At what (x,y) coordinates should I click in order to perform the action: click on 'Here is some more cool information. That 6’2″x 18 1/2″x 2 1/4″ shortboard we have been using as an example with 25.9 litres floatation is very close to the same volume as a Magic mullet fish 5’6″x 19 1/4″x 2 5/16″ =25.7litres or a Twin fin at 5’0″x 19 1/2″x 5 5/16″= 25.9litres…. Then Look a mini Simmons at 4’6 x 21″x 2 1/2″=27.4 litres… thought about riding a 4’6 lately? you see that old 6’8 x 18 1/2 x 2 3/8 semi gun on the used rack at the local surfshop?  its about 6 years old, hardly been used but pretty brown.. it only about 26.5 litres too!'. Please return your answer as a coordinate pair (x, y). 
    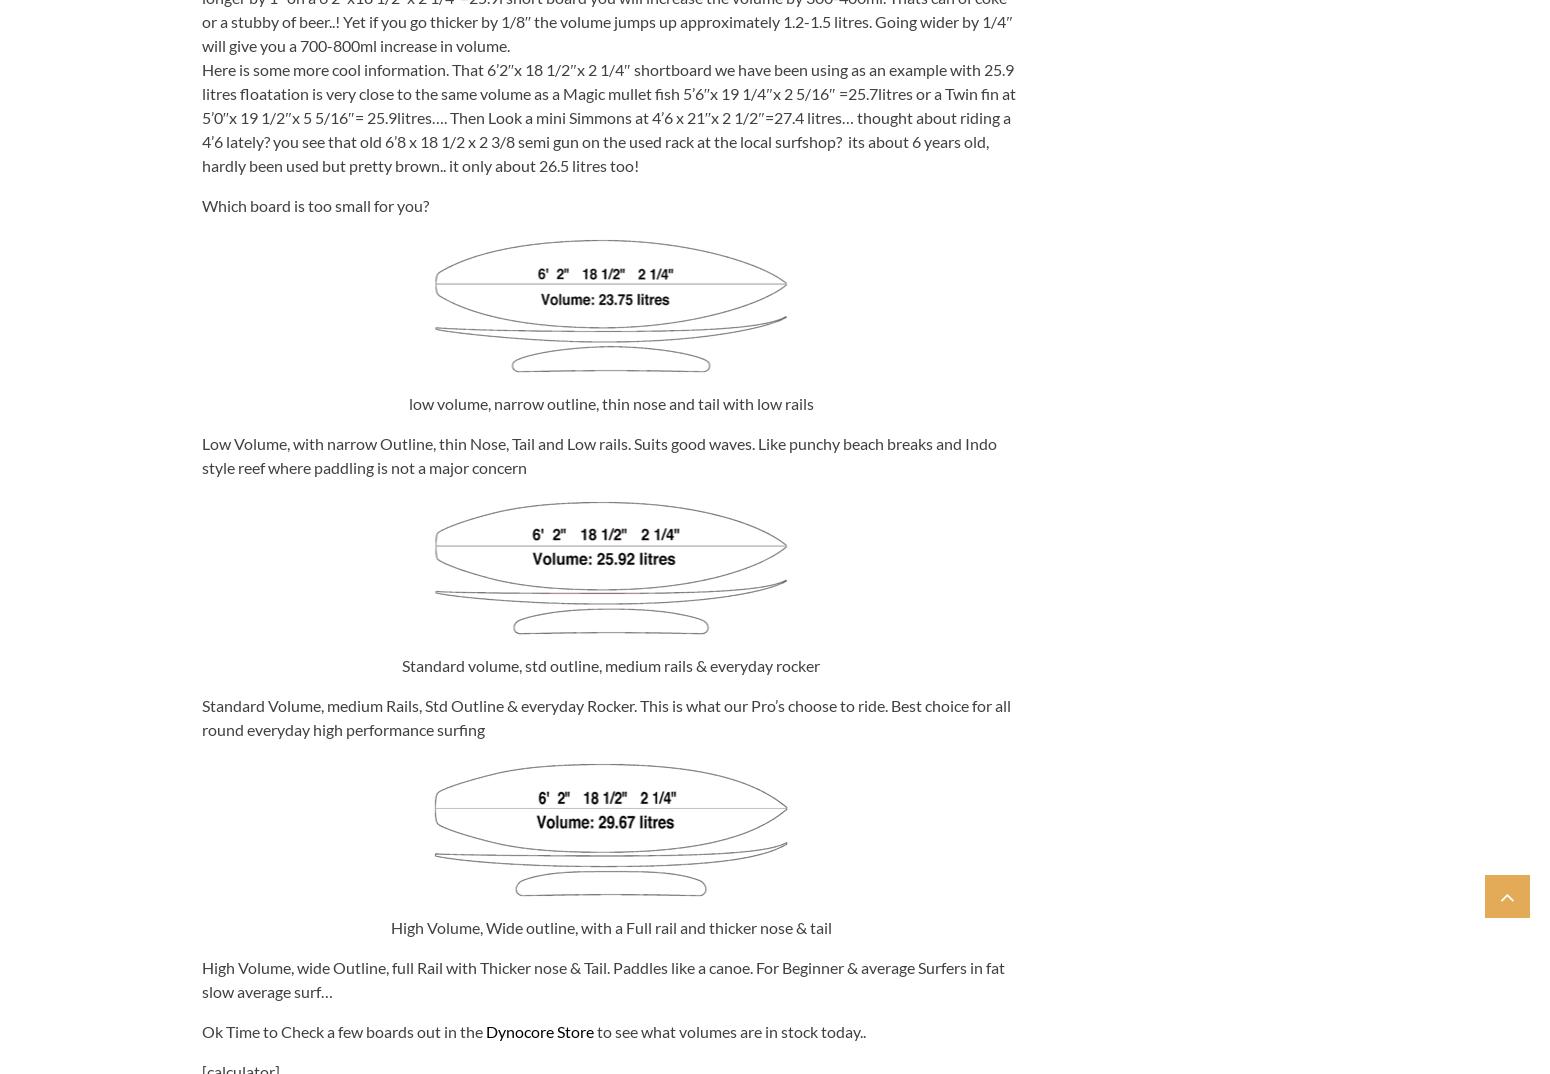
    Looking at the image, I should click on (200, 116).